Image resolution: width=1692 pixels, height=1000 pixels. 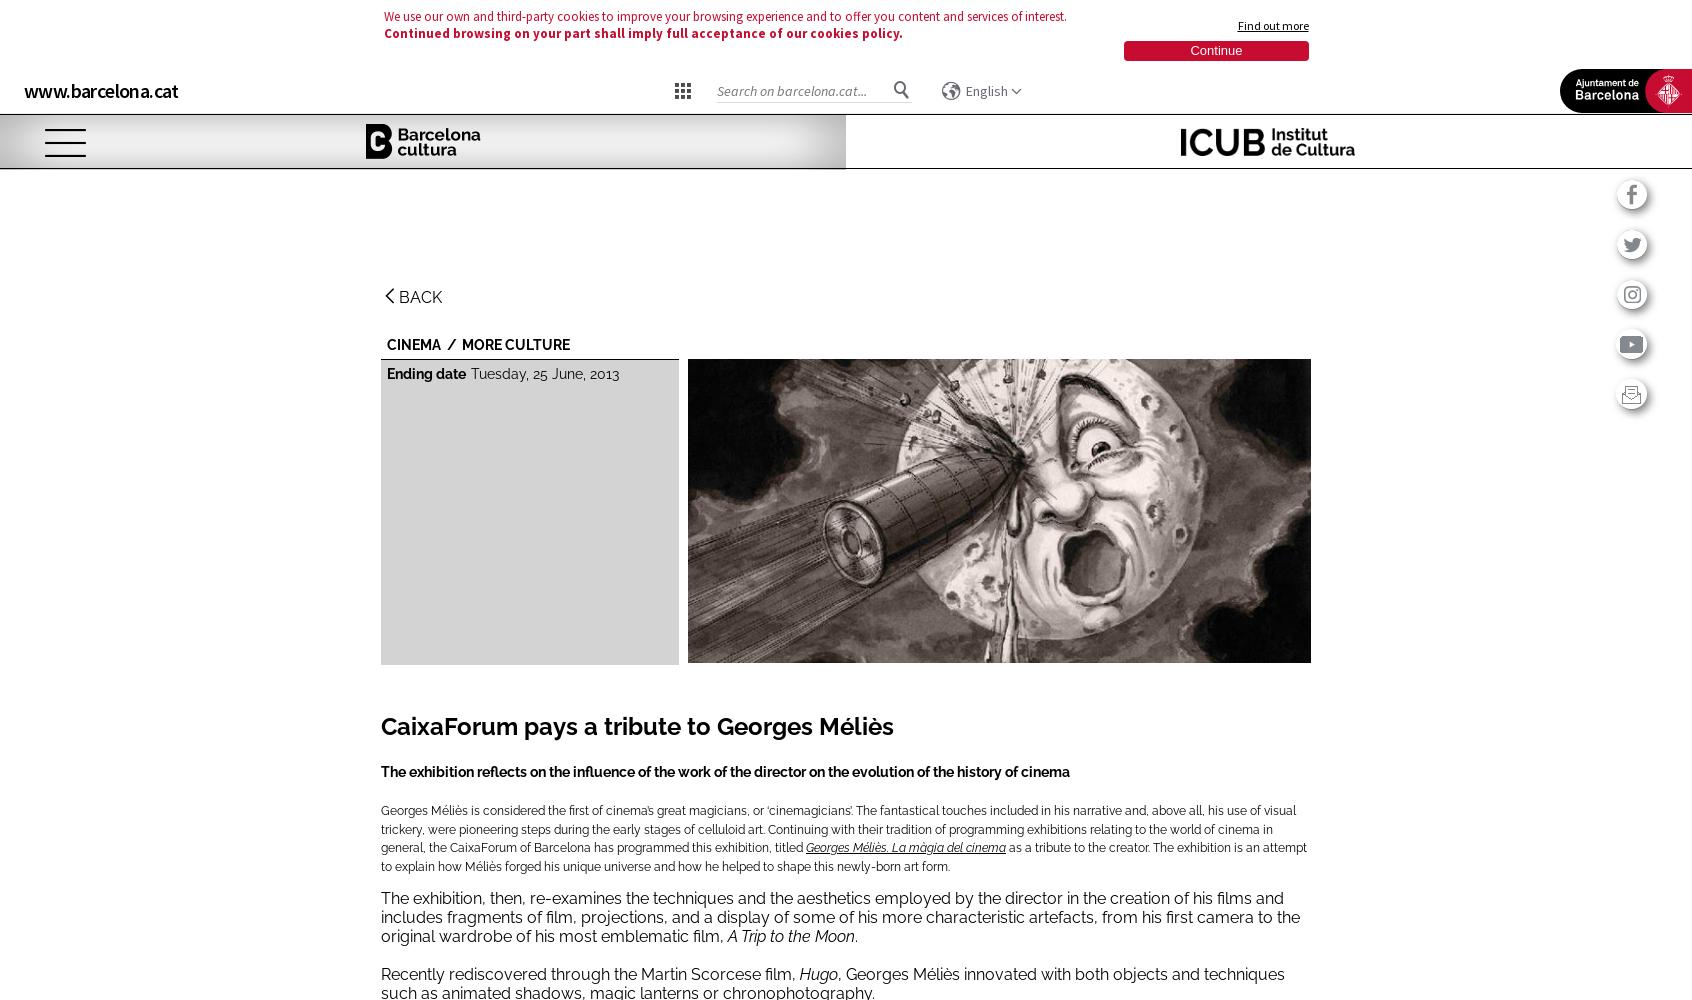 I want to click on 'Continued browsing on your part shall imply full acceptance of our cookies policy.', so click(x=383, y=33).